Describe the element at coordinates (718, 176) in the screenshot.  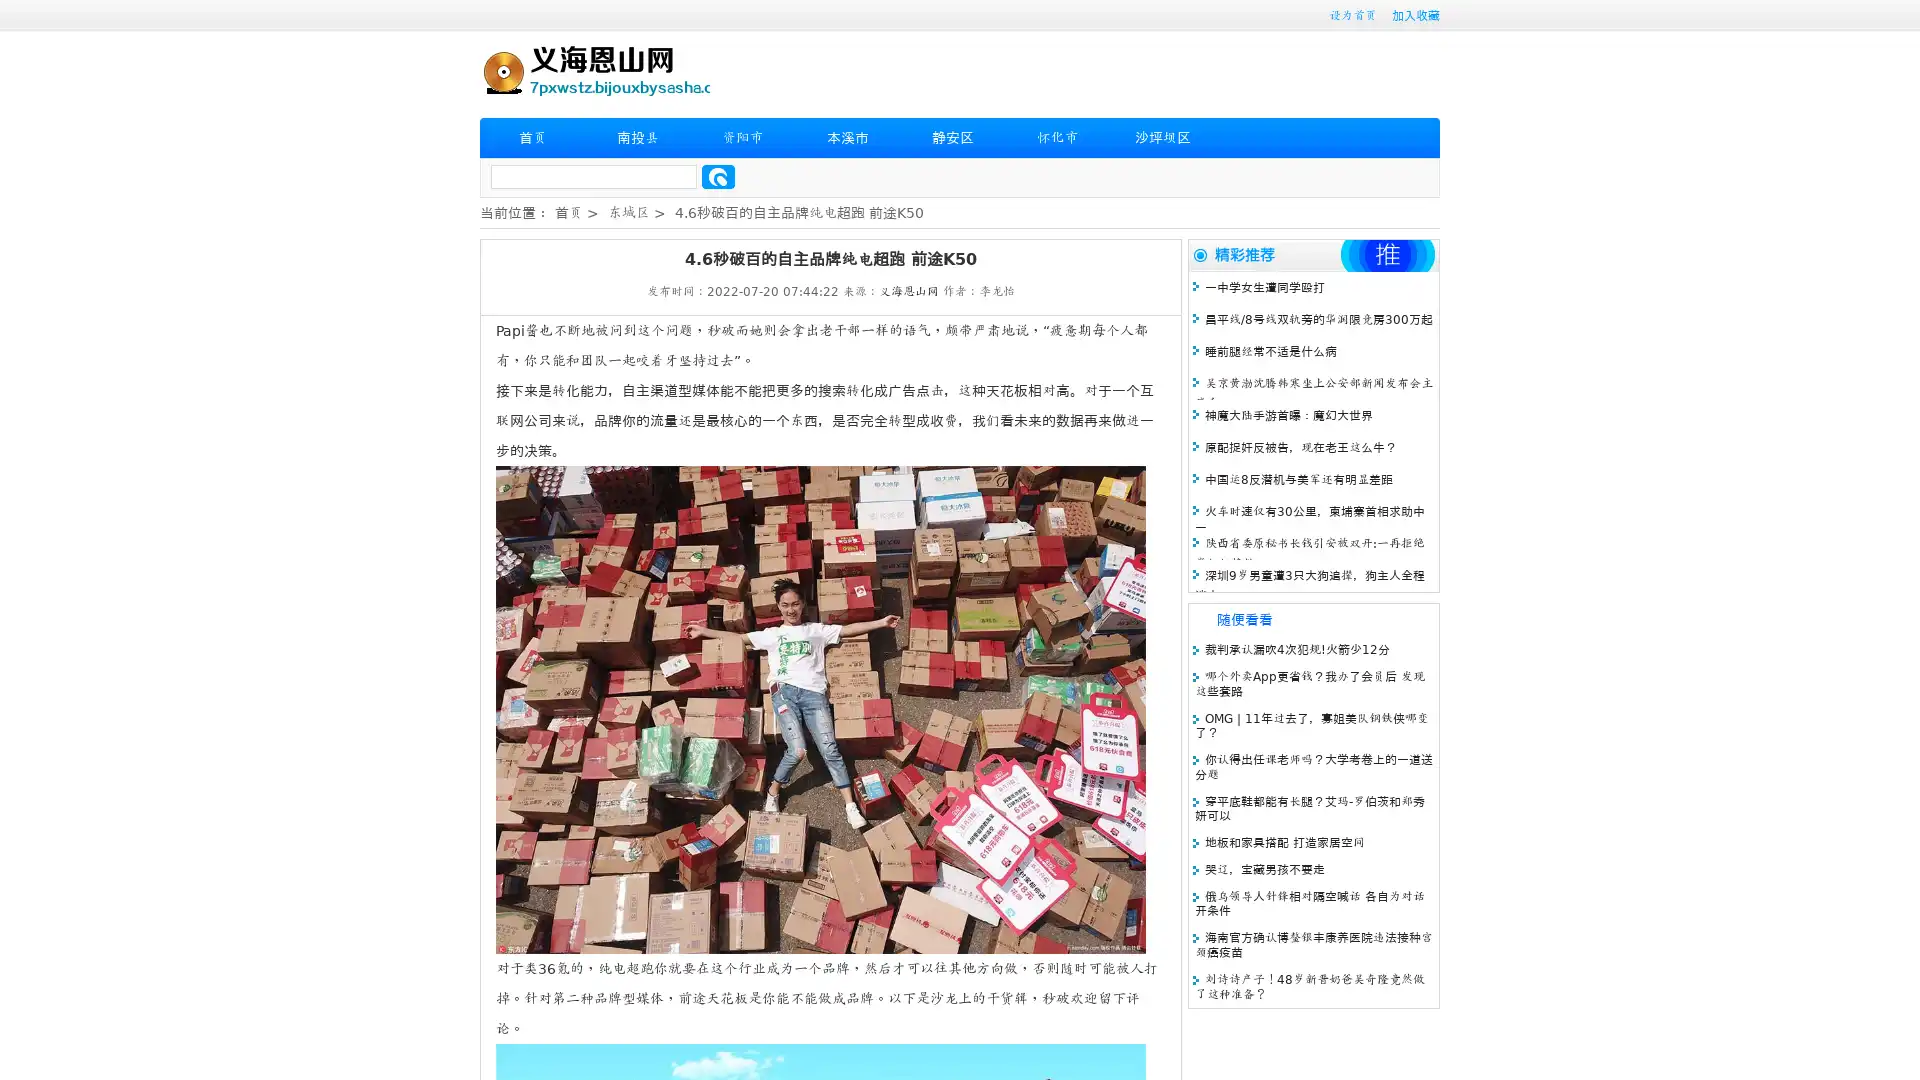
I see `Search` at that location.